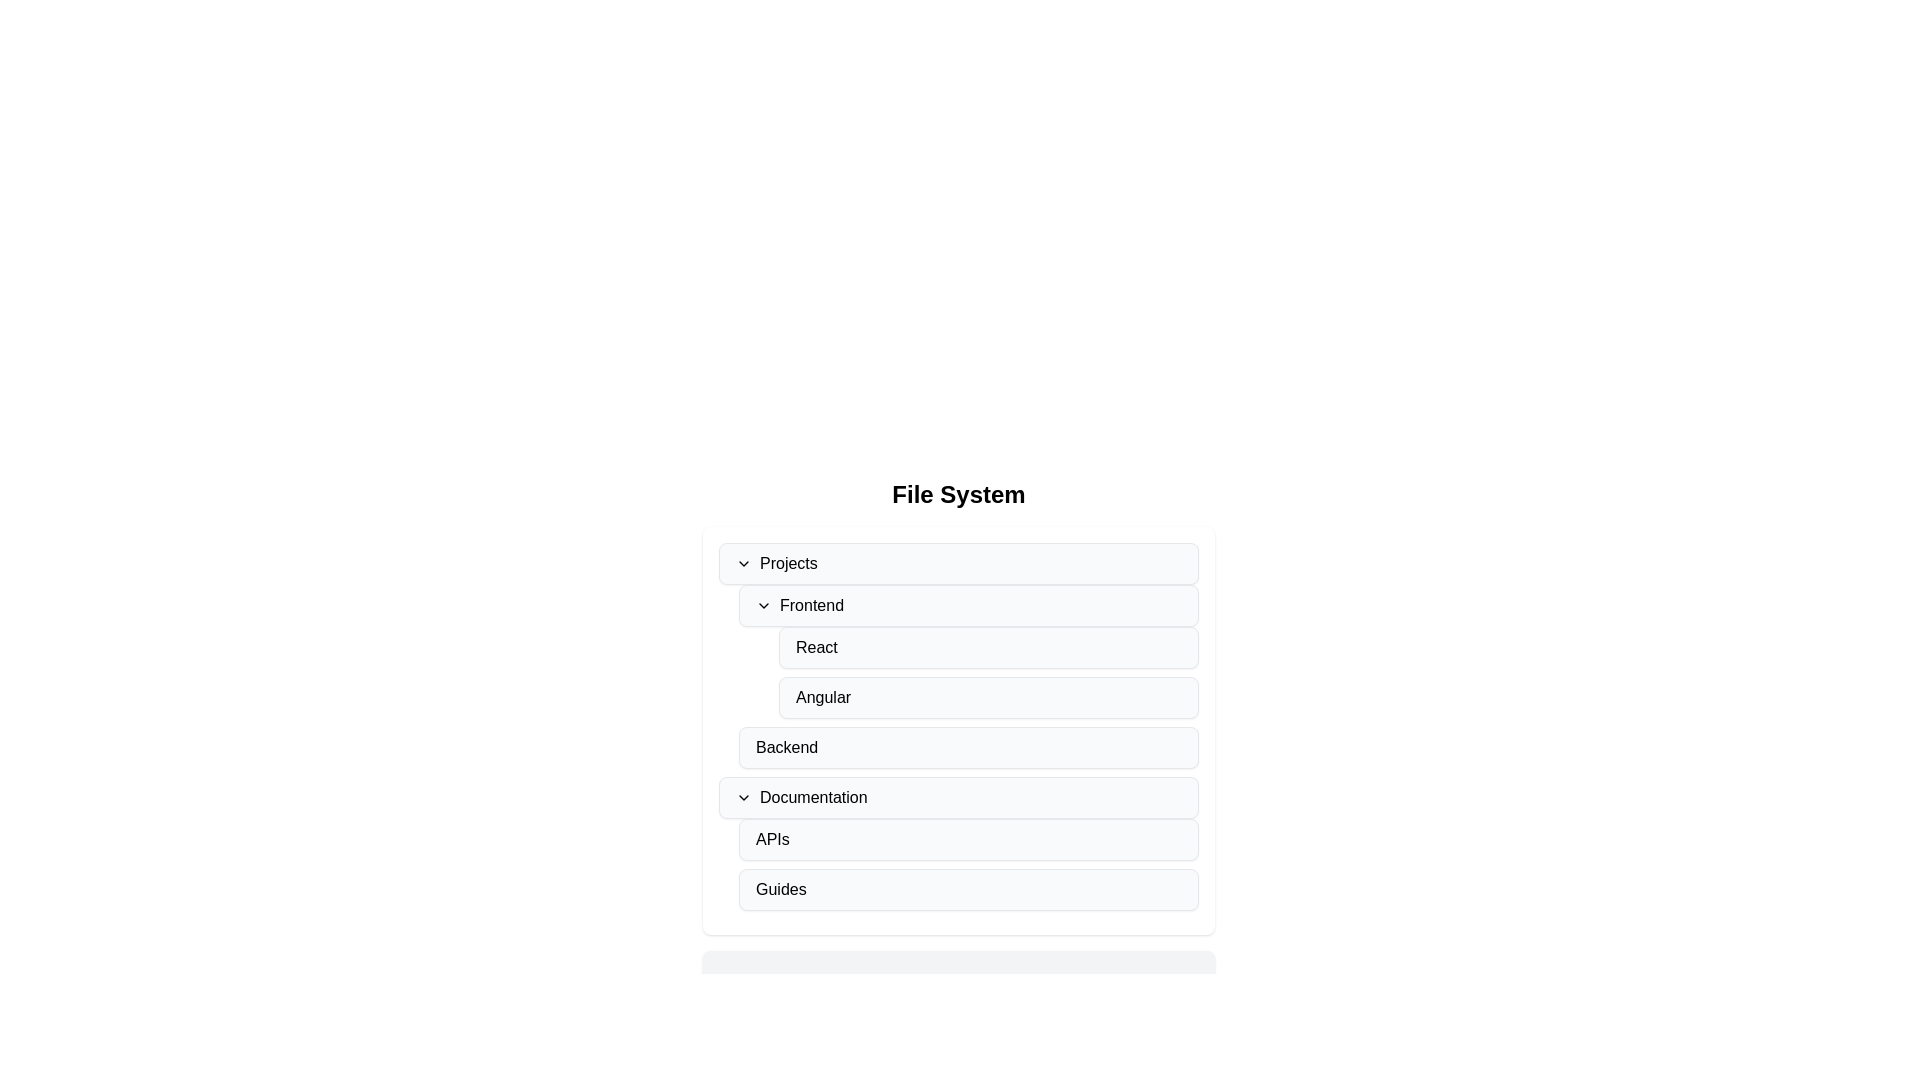  Describe the element at coordinates (780, 889) in the screenshot. I see `the Text label under the 'Documentation' section` at that location.